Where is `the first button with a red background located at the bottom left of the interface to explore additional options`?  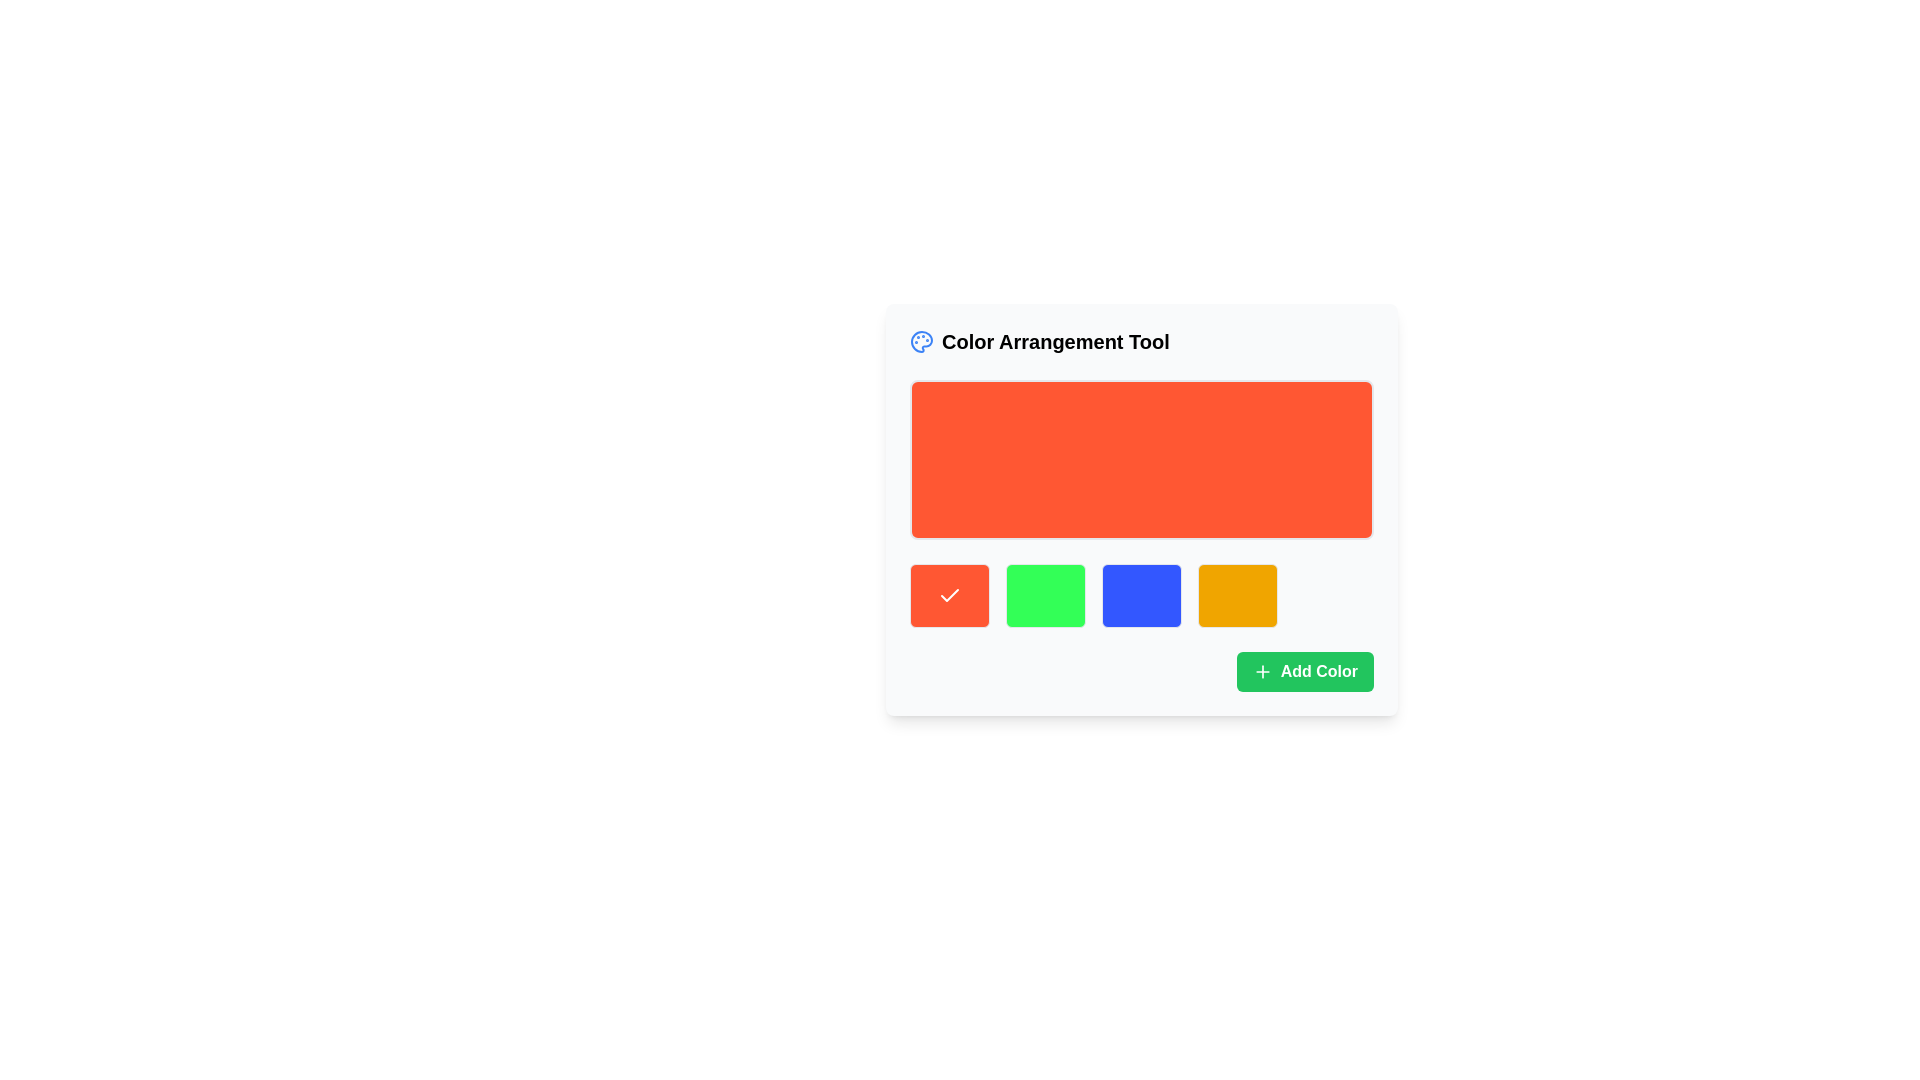
the first button with a red background located at the bottom left of the interface to explore additional options is located at coordinates (949, 595).